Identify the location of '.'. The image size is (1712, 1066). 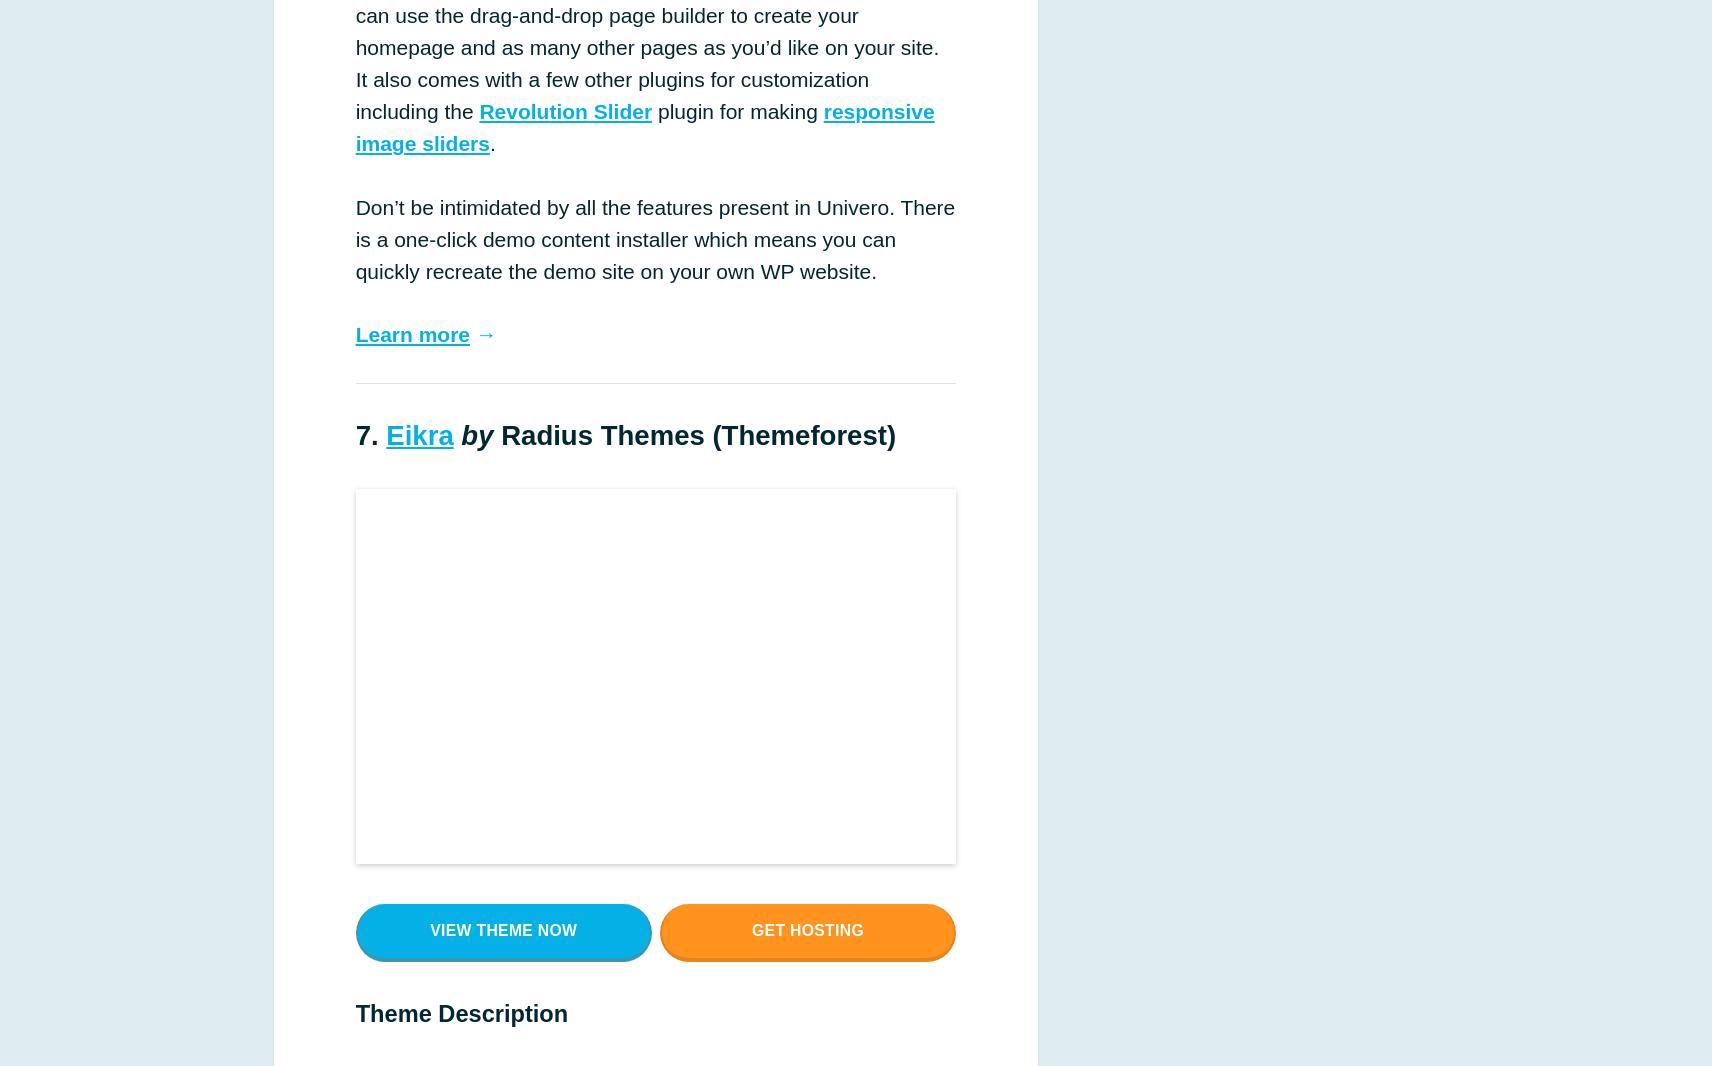
(487, 142).